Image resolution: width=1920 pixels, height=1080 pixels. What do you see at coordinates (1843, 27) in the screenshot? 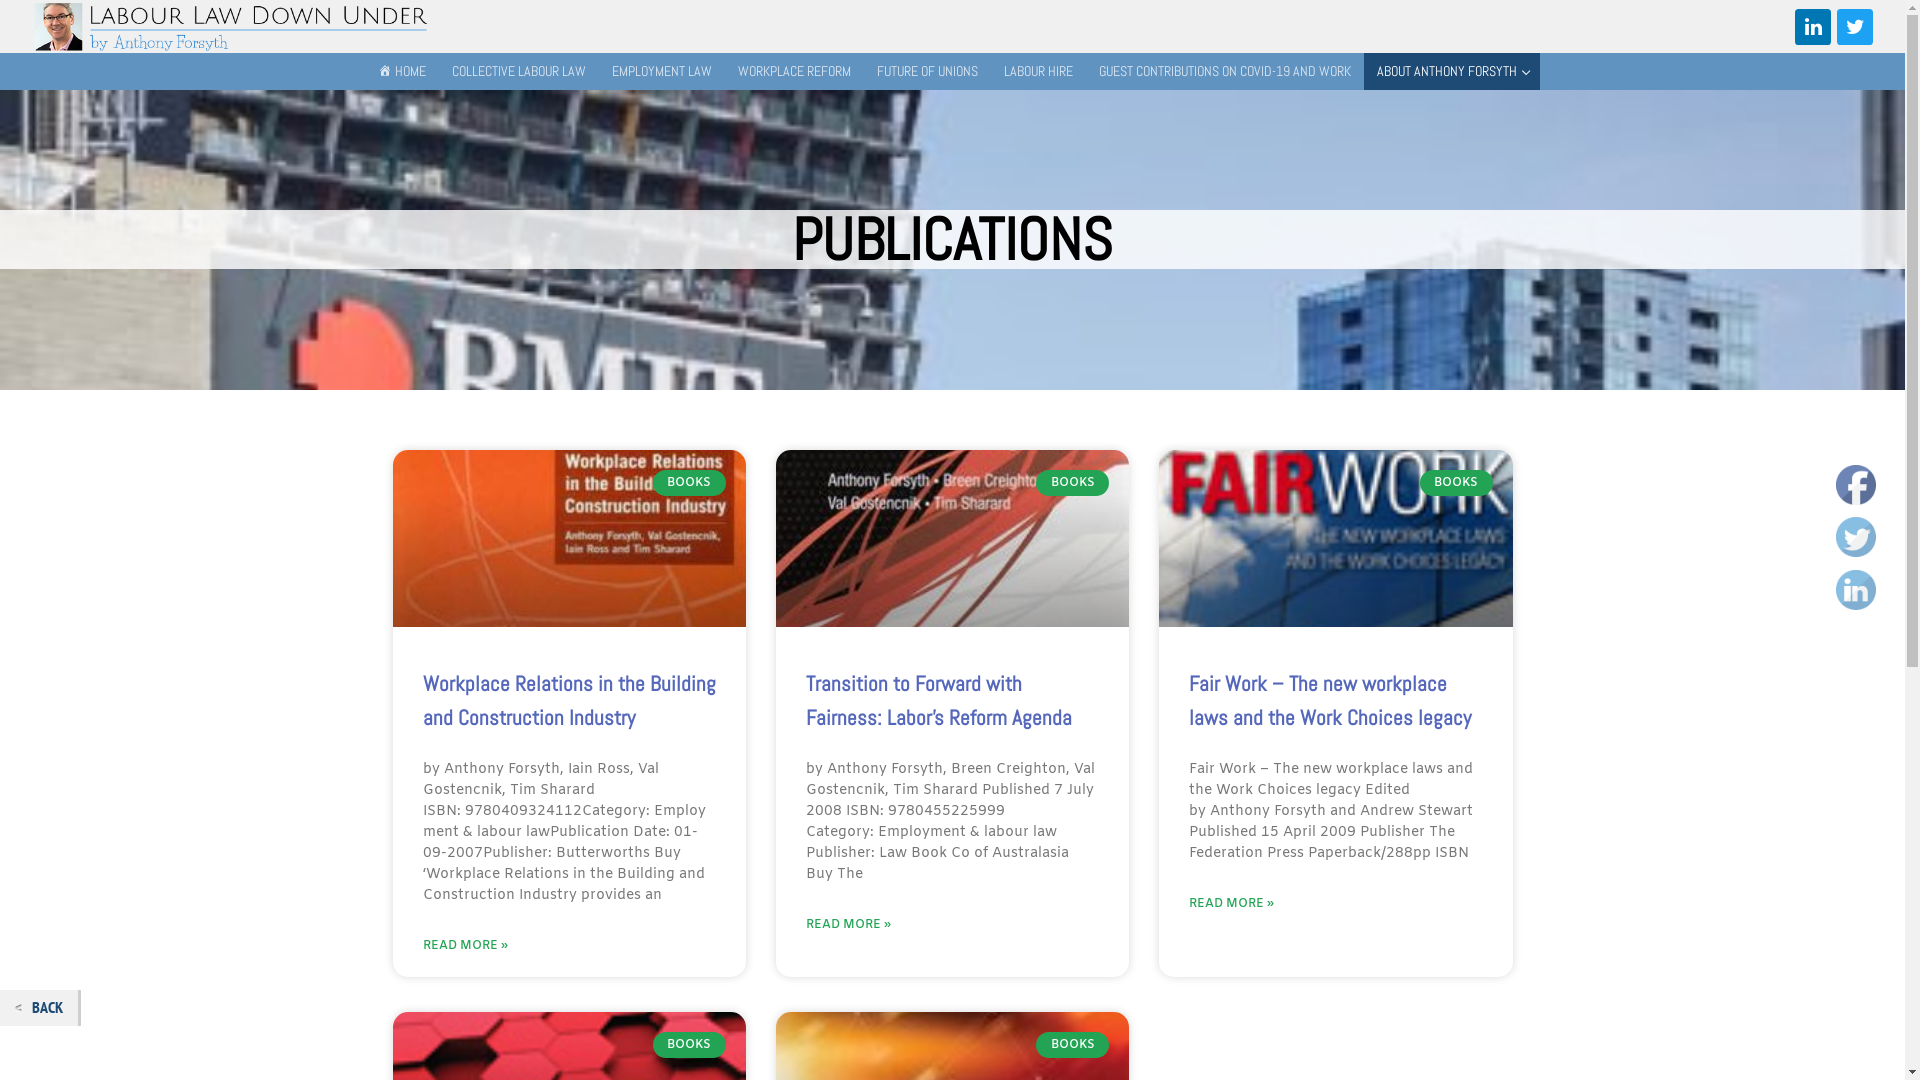
I see `'Twitter'` at bounding box center [1843, 27].